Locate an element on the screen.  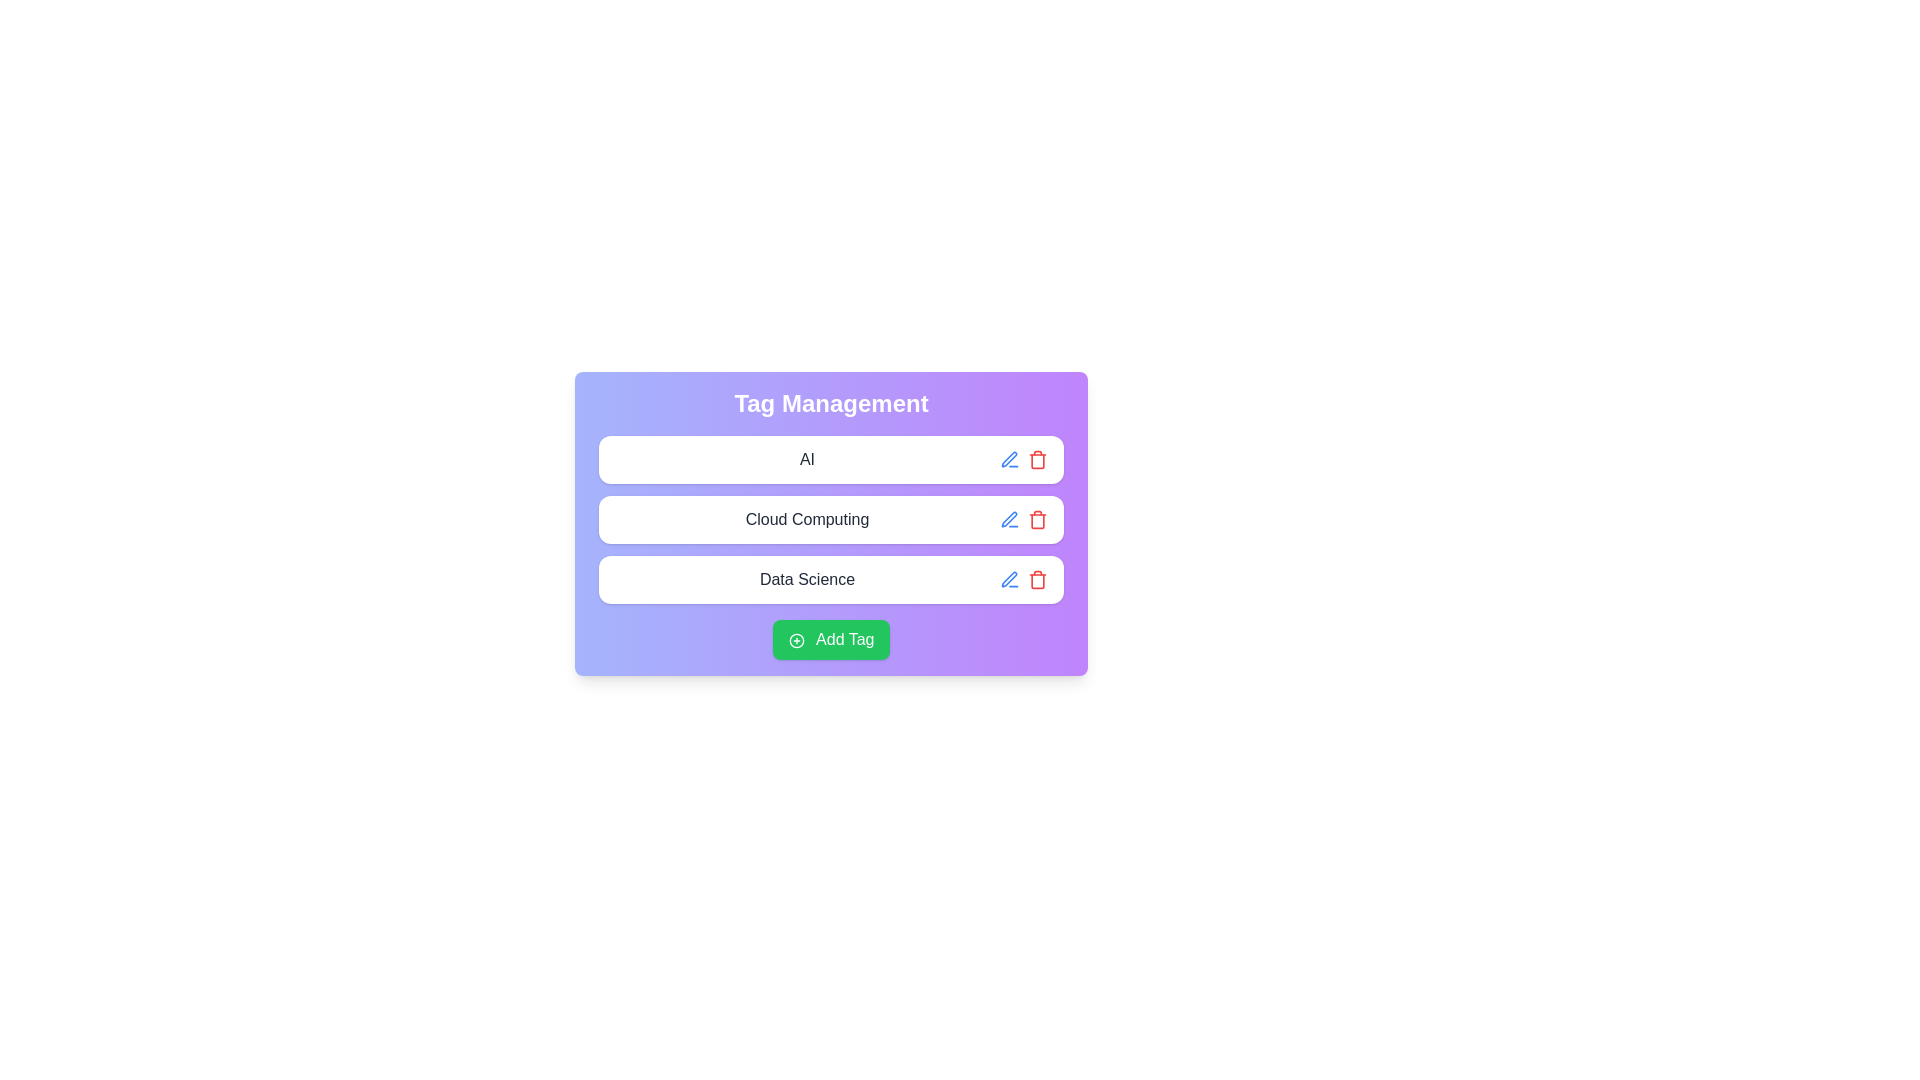
the small circle icon with a plus sign inside the green 'Add Tag' button at the bottom of the interface is located at coordinates (795, 640).